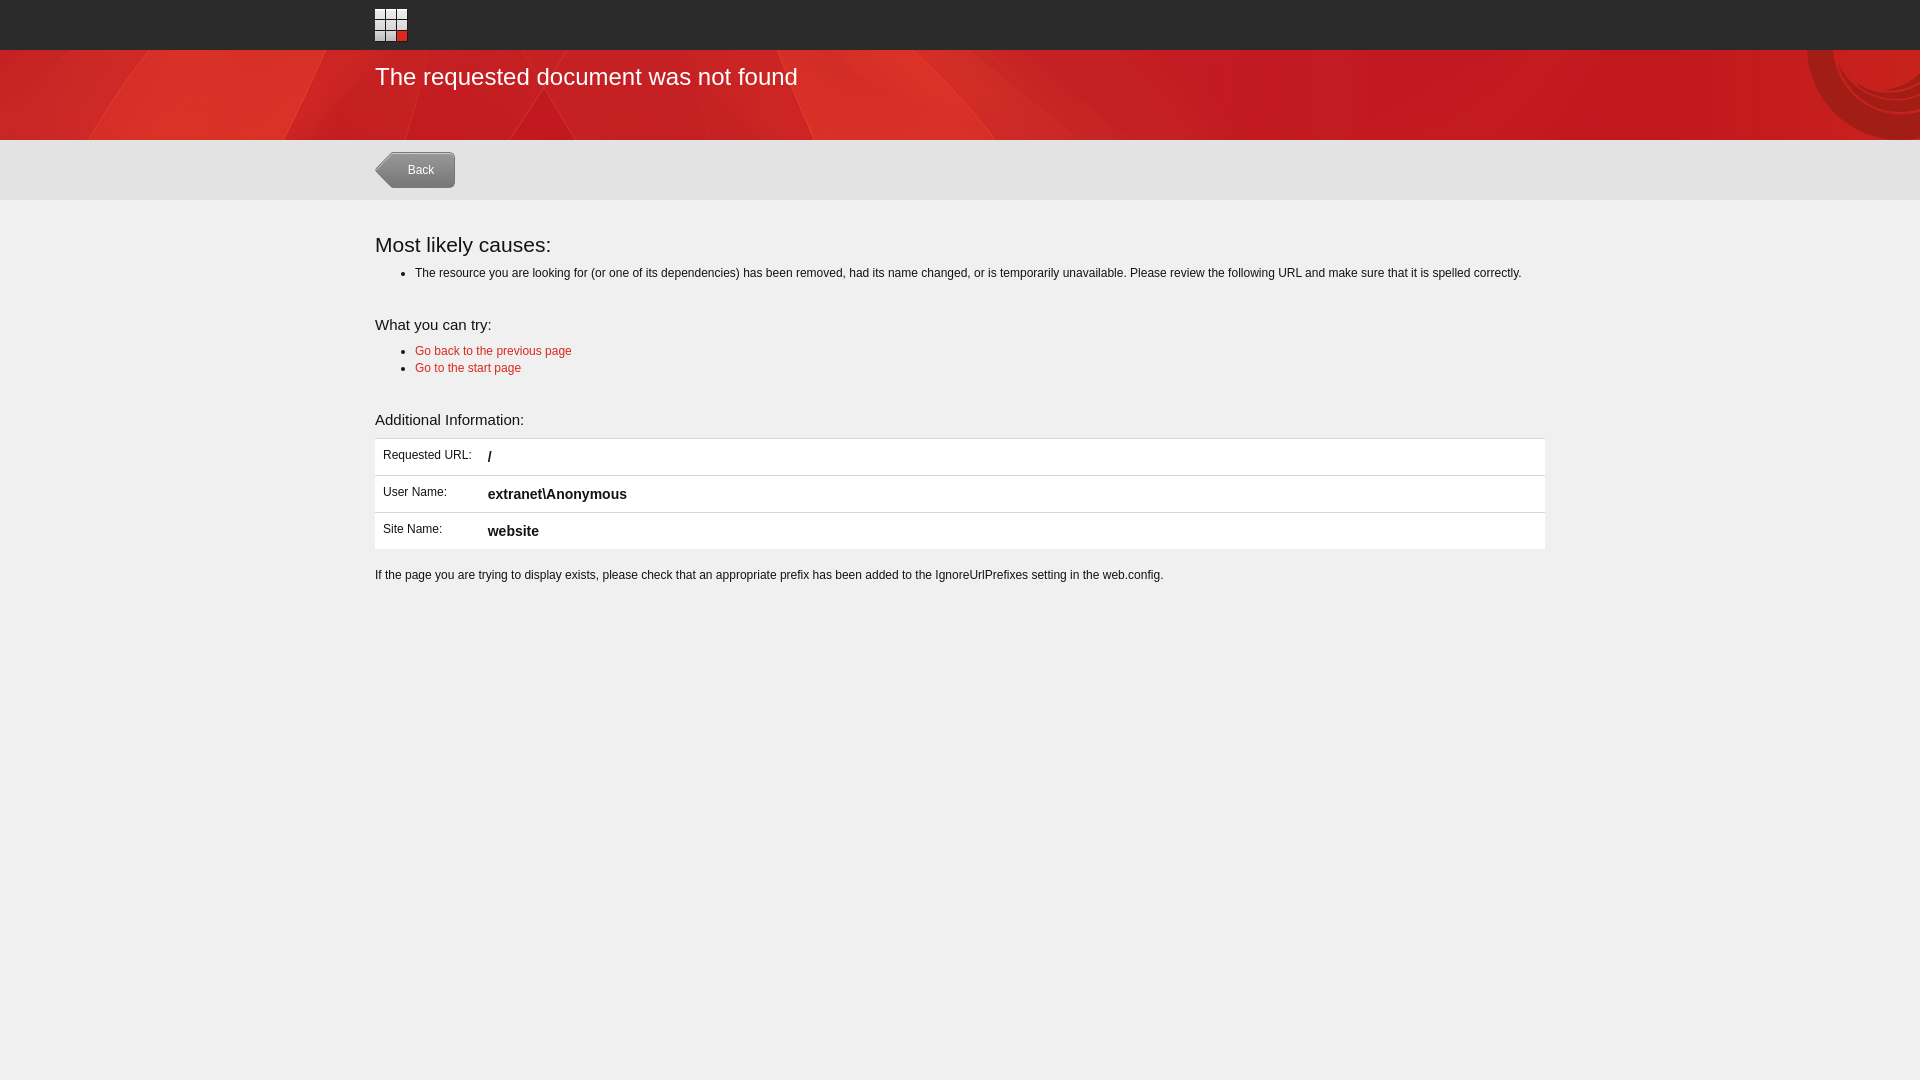  I want to click on 'Go to the start page', so click(467, 367).